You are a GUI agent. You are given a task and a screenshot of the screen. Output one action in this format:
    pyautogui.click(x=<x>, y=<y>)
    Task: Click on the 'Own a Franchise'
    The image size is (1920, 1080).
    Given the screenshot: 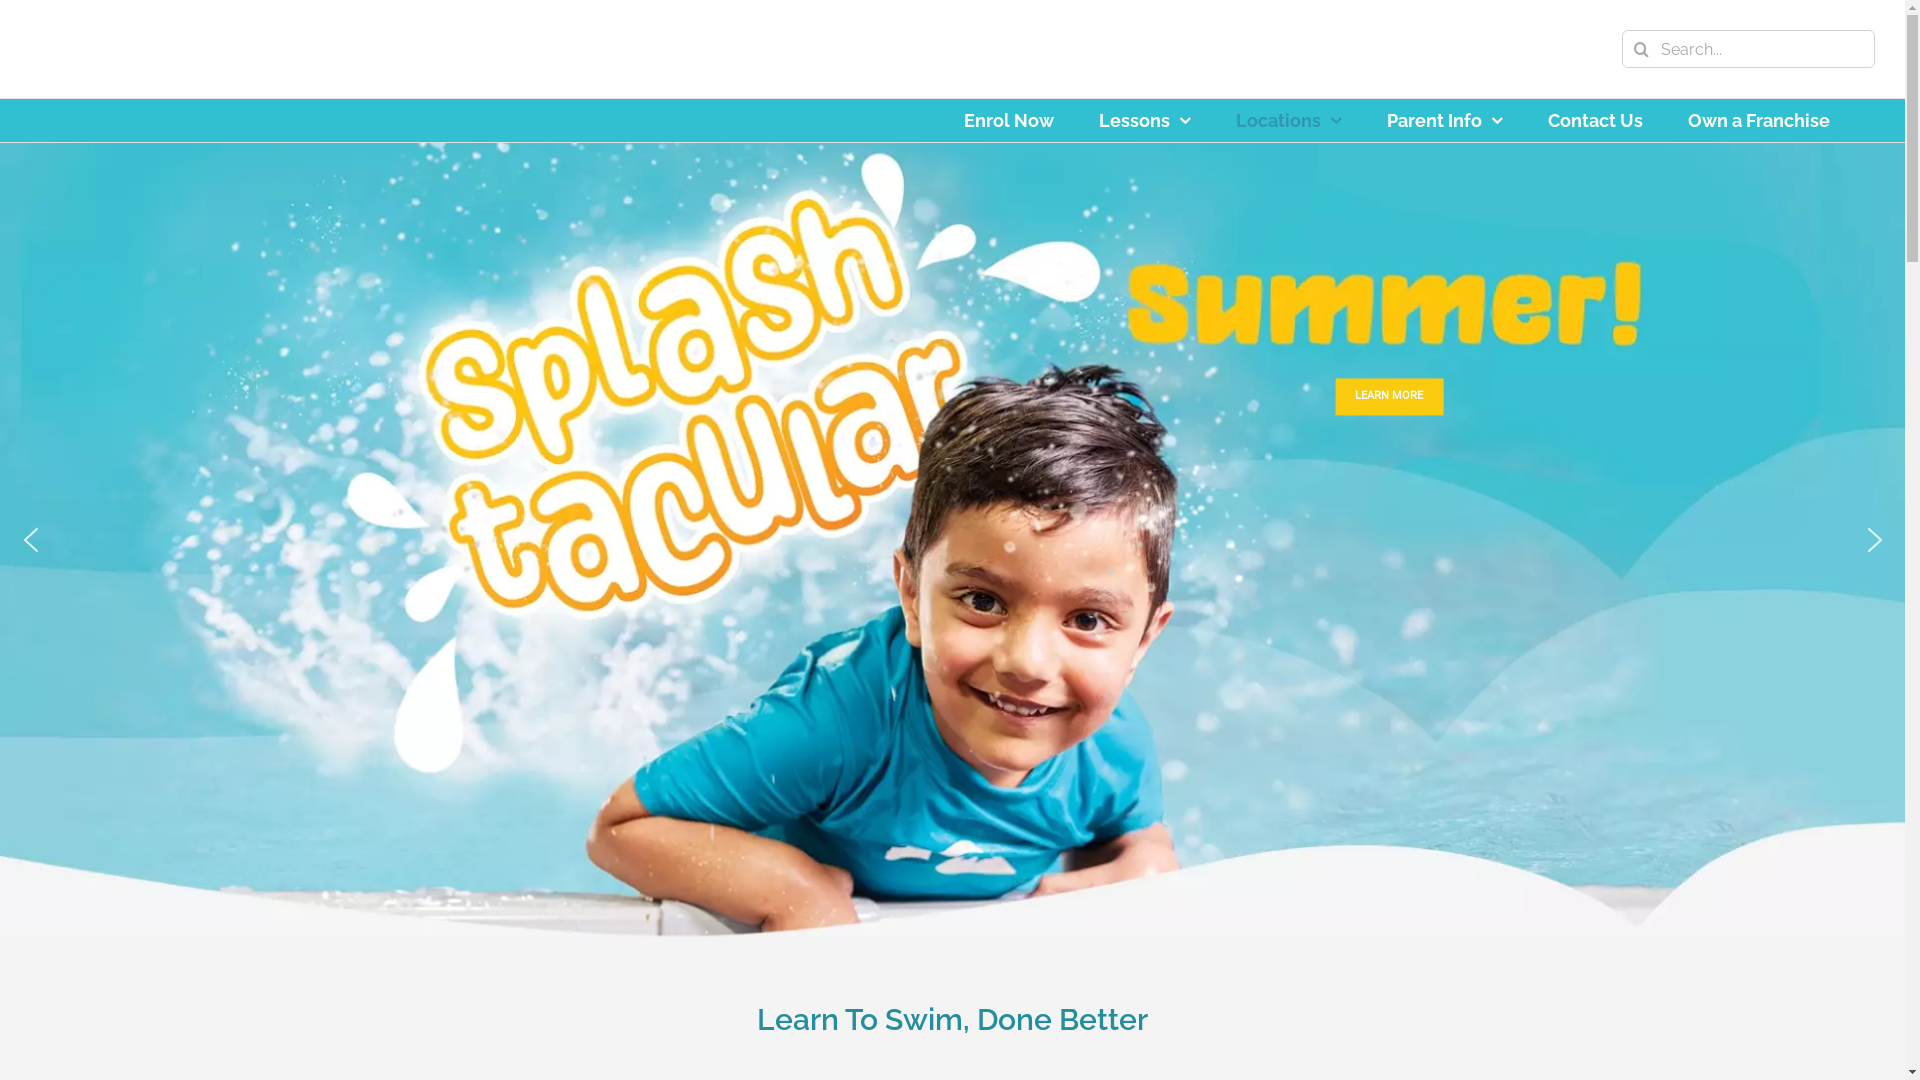 What is the action you would take?
    pyautogui.click(x=1757, y=120)
    